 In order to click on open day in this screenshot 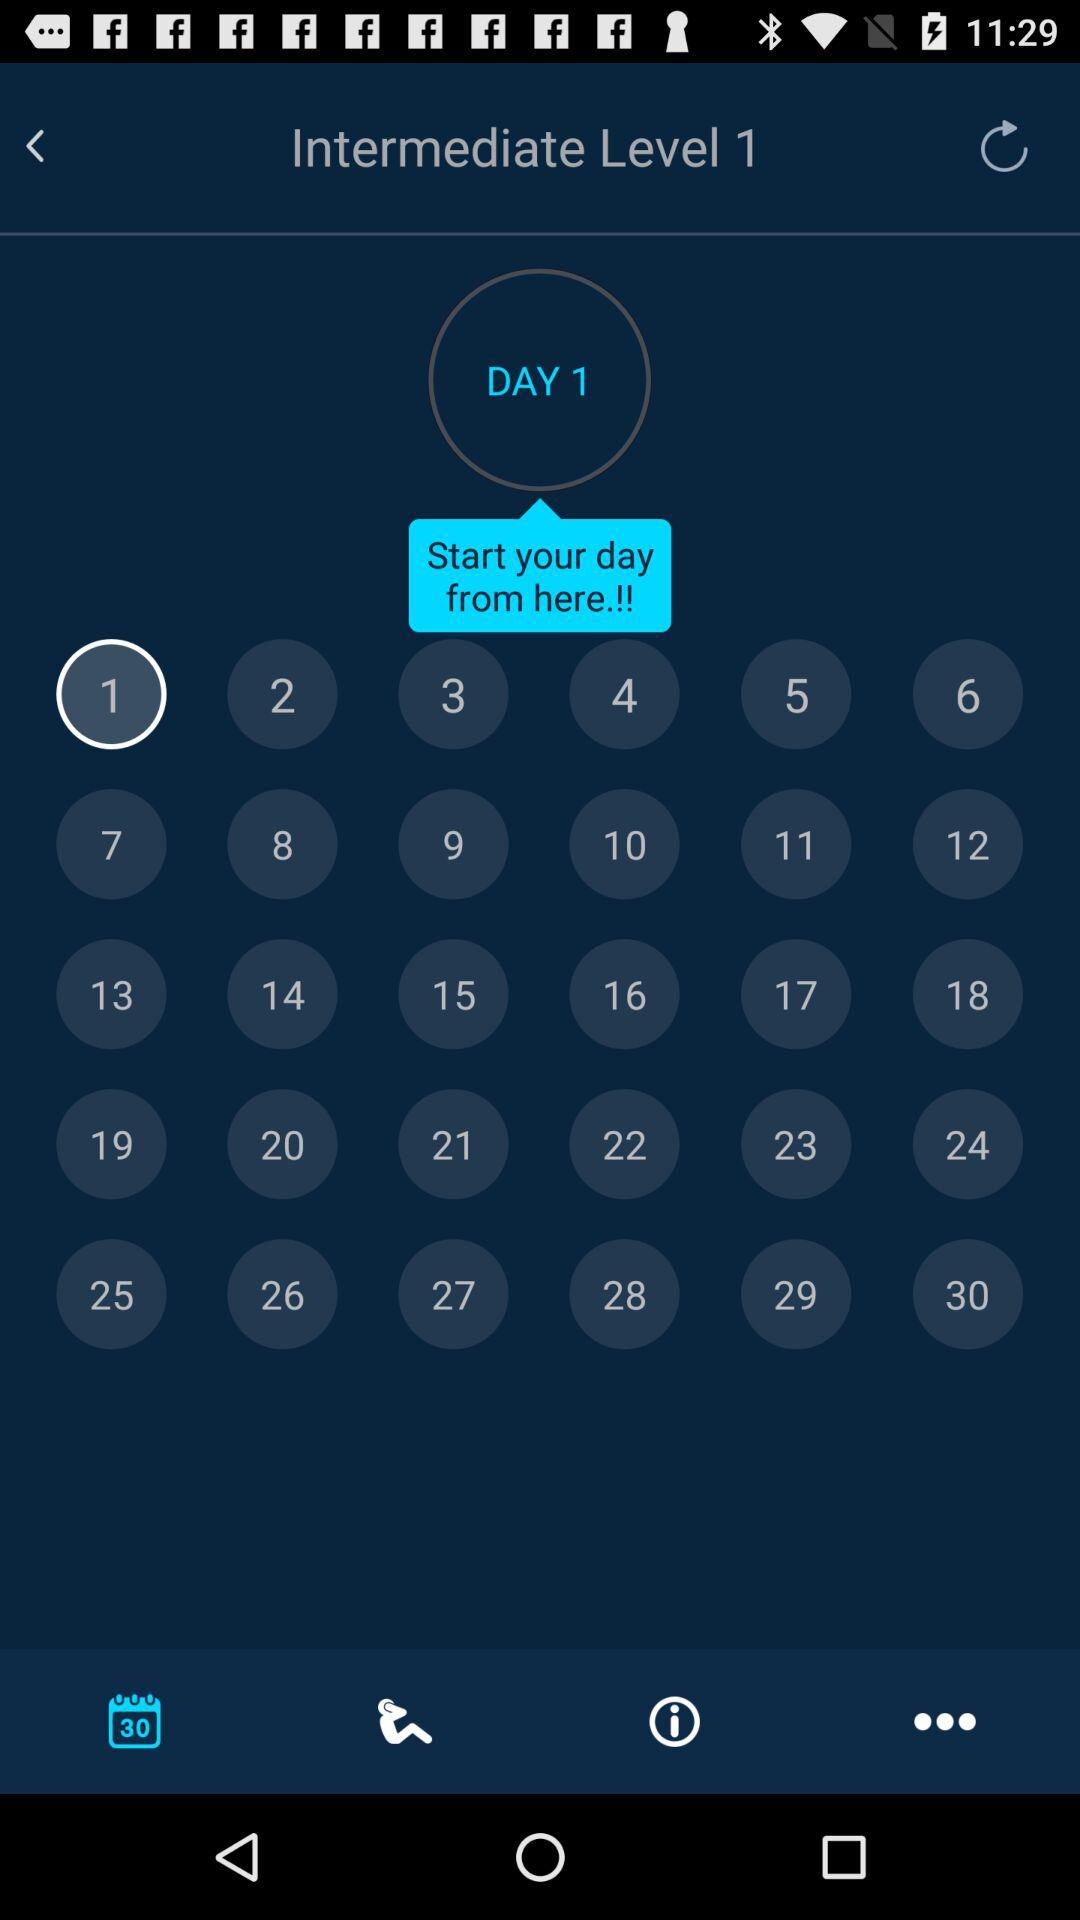, I will do `click(795, 994)`.